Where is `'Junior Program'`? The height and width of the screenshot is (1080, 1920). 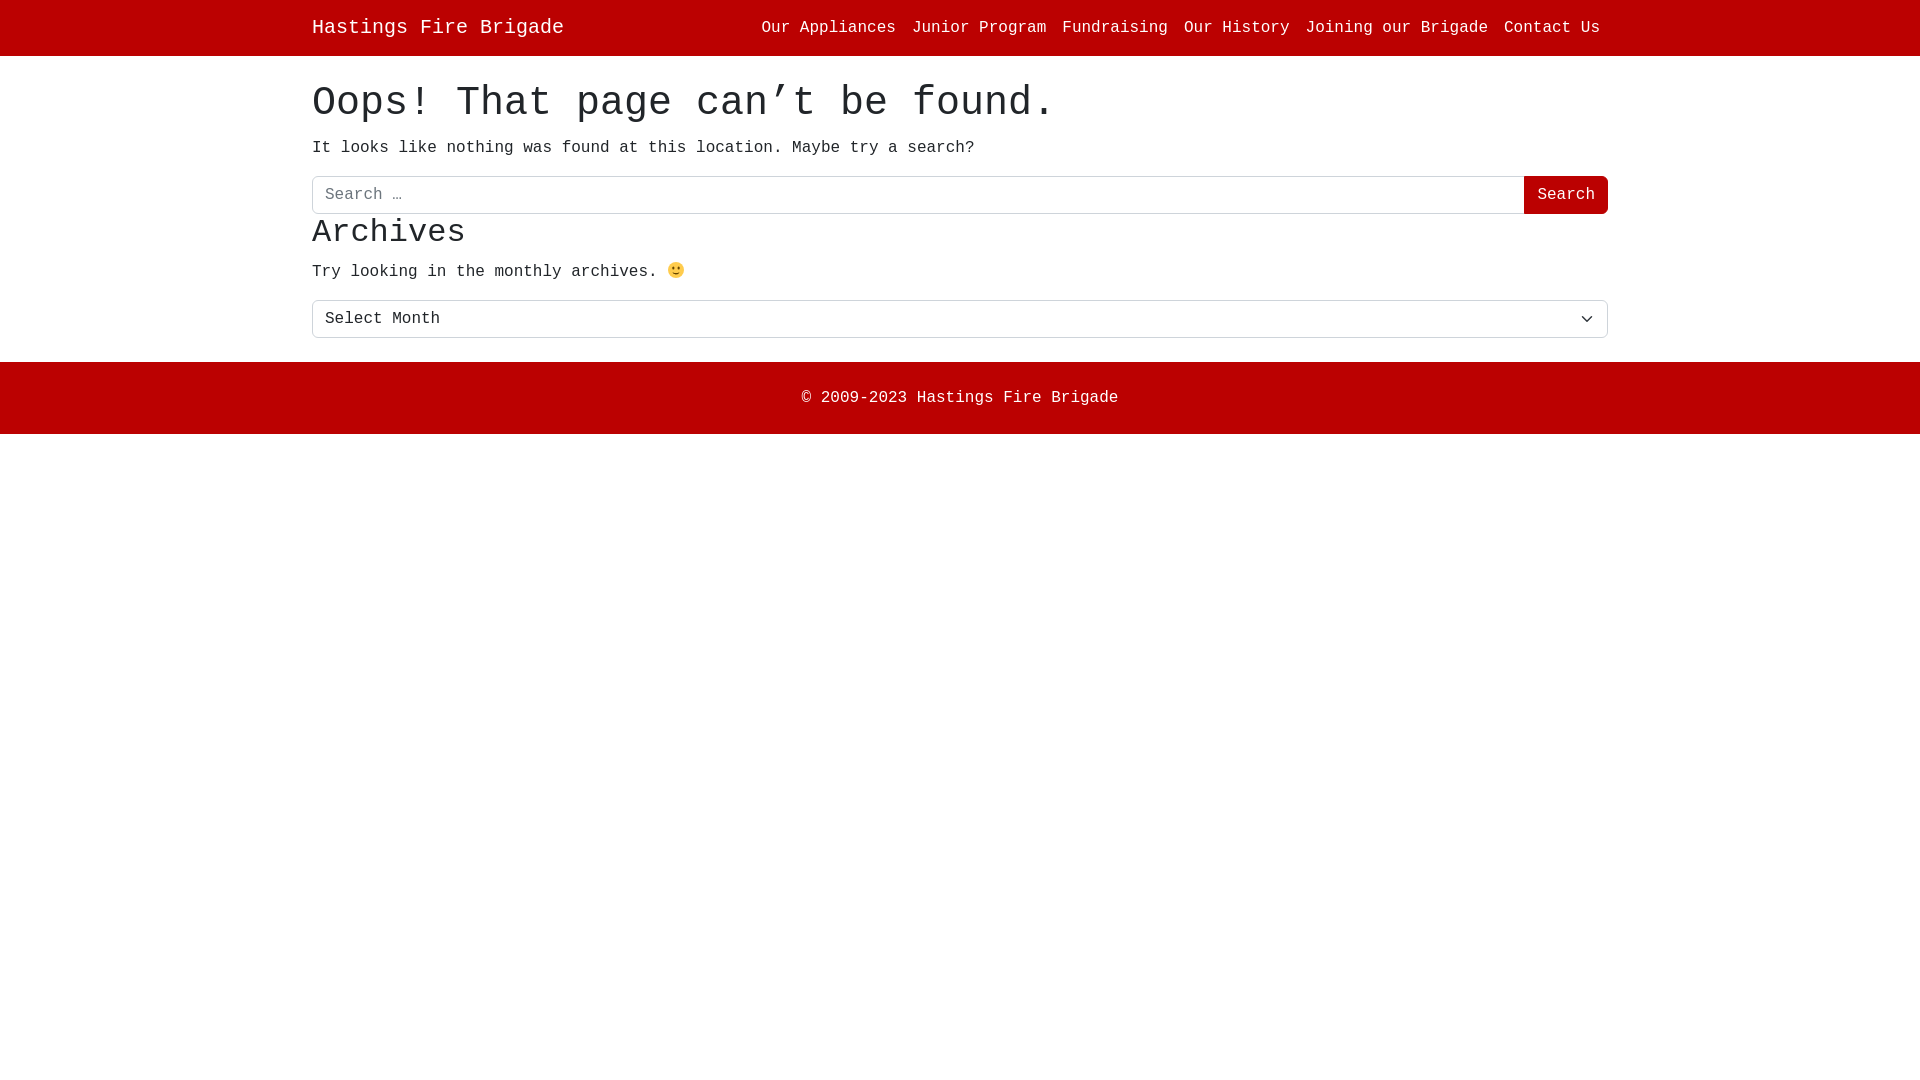 'Junior Program' is located at coordinates (979, 27).